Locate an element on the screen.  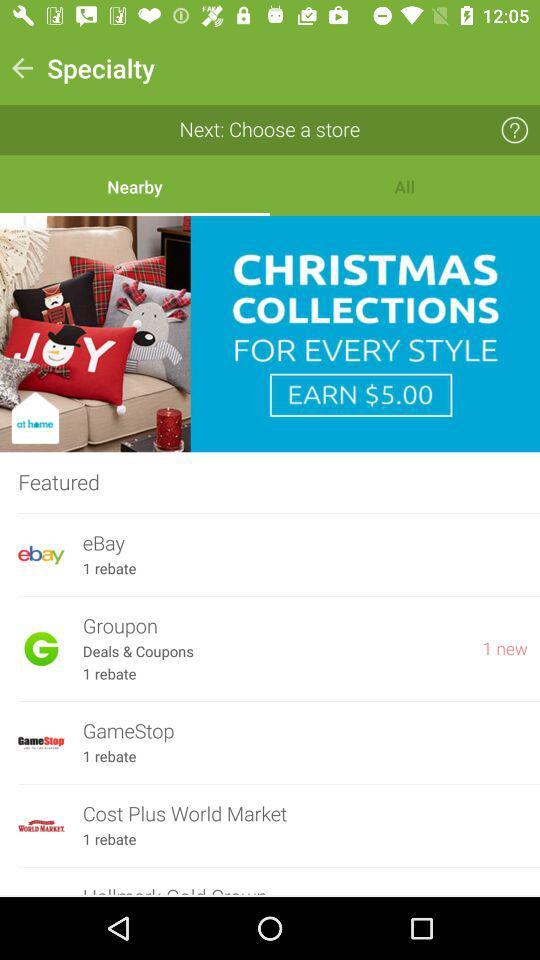
the logo left to gamestop is located at coordinates (41, 742).